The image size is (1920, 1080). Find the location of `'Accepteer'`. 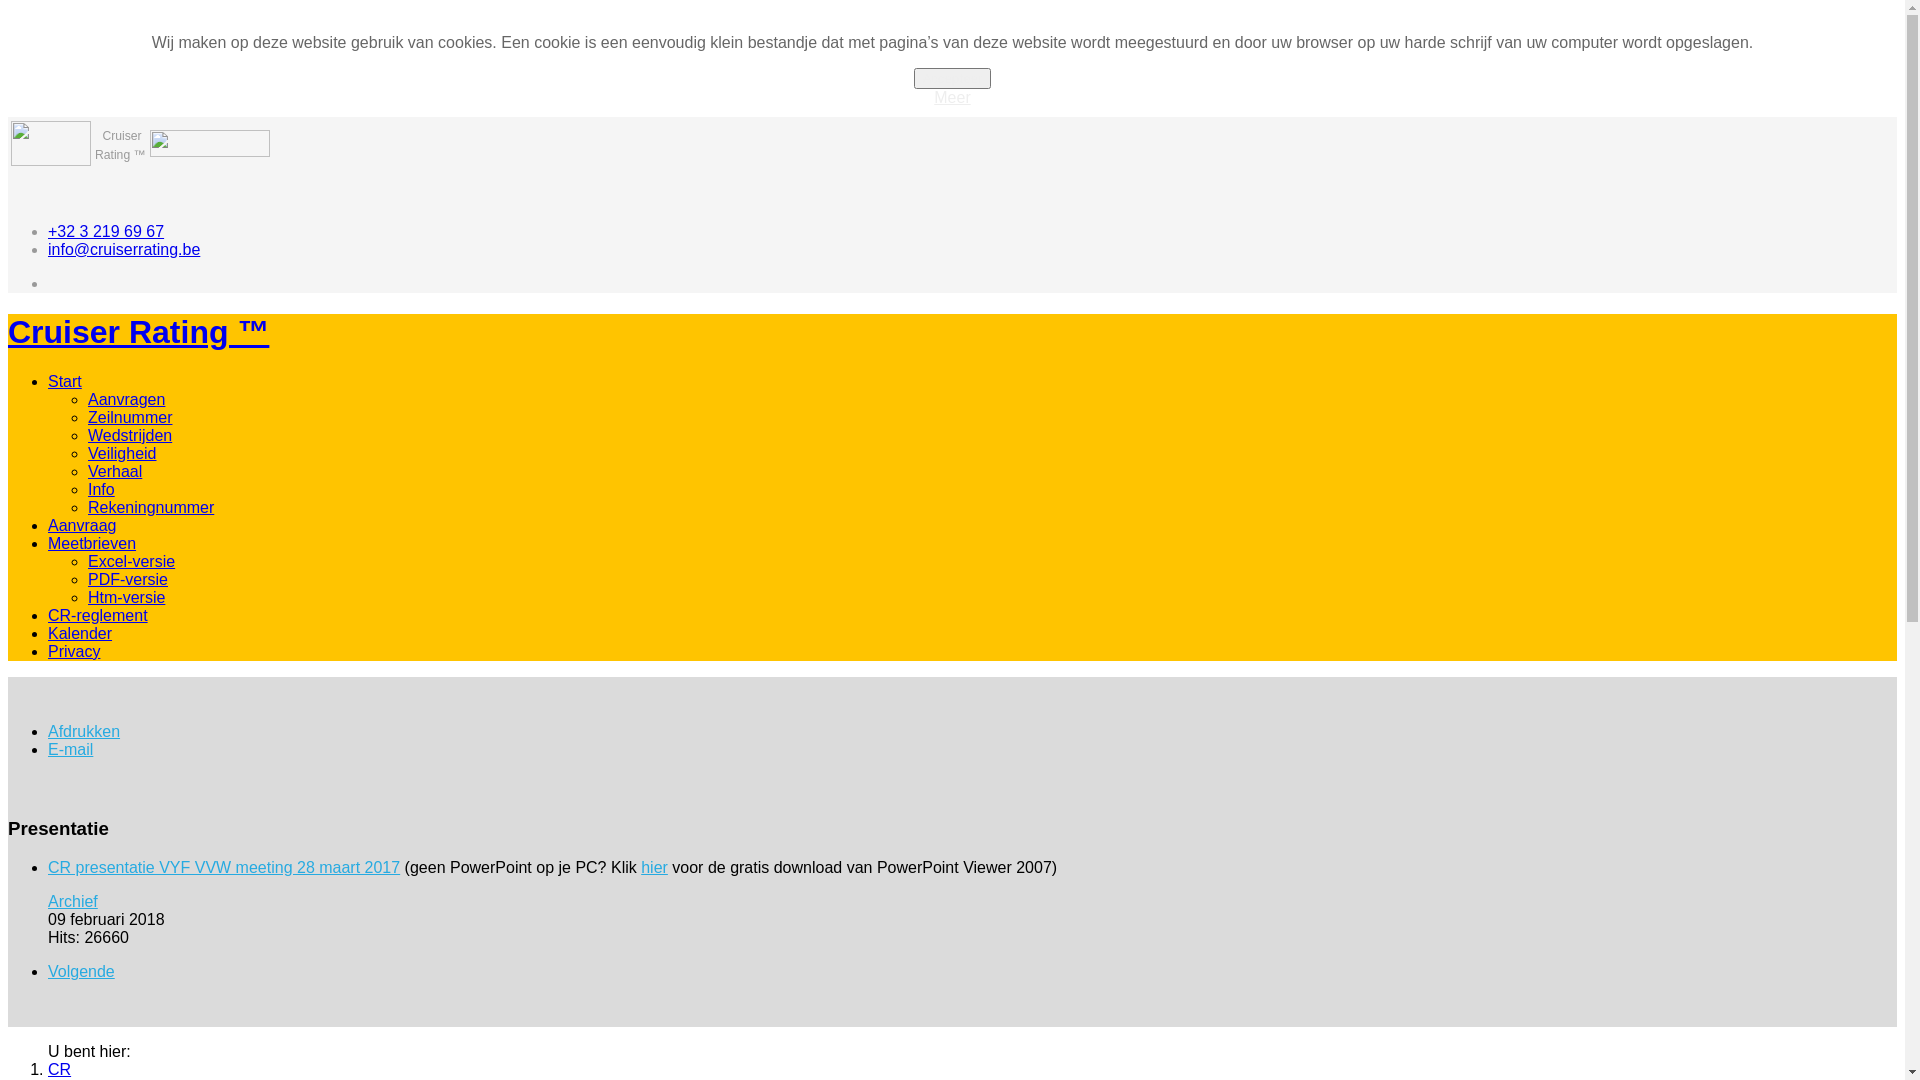

'Accepteer' is located at coordinates (912, 77).